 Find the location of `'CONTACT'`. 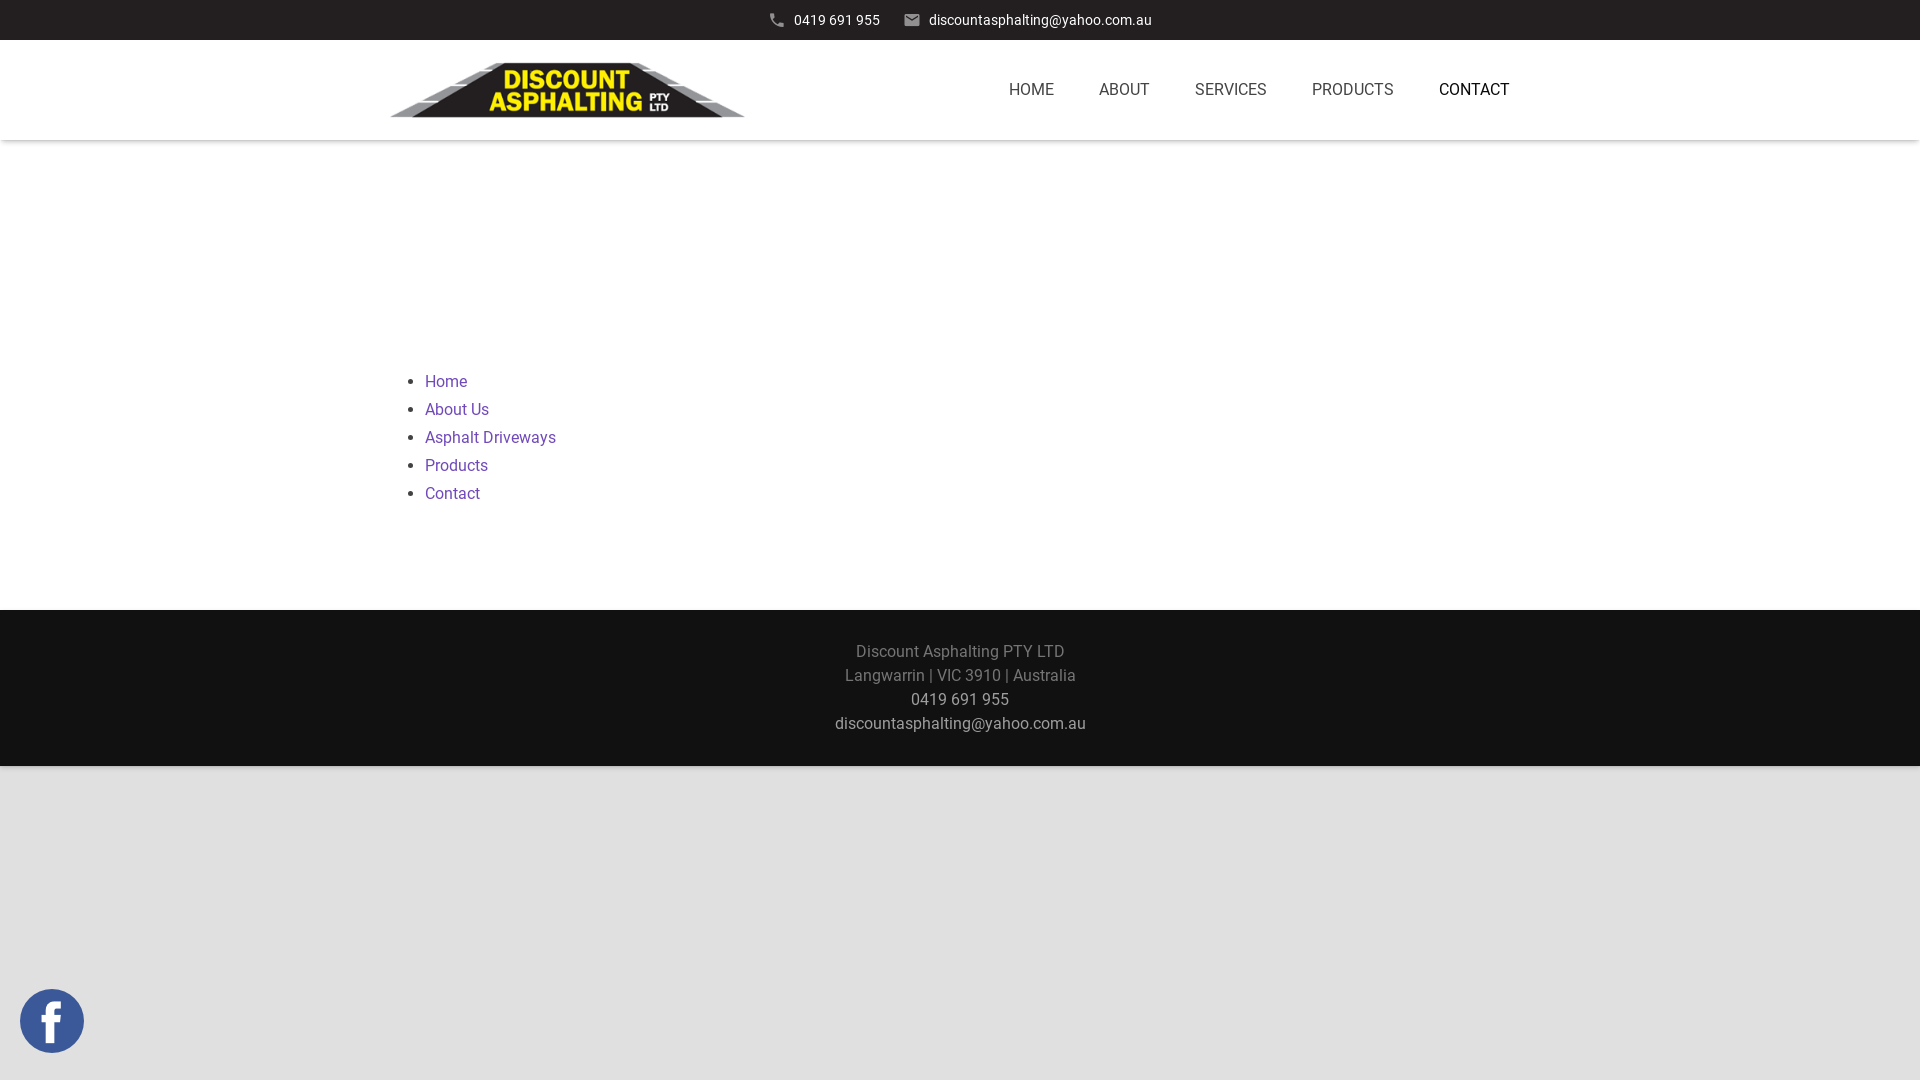

'CONTACT' is located at coordinates (1418, 88).